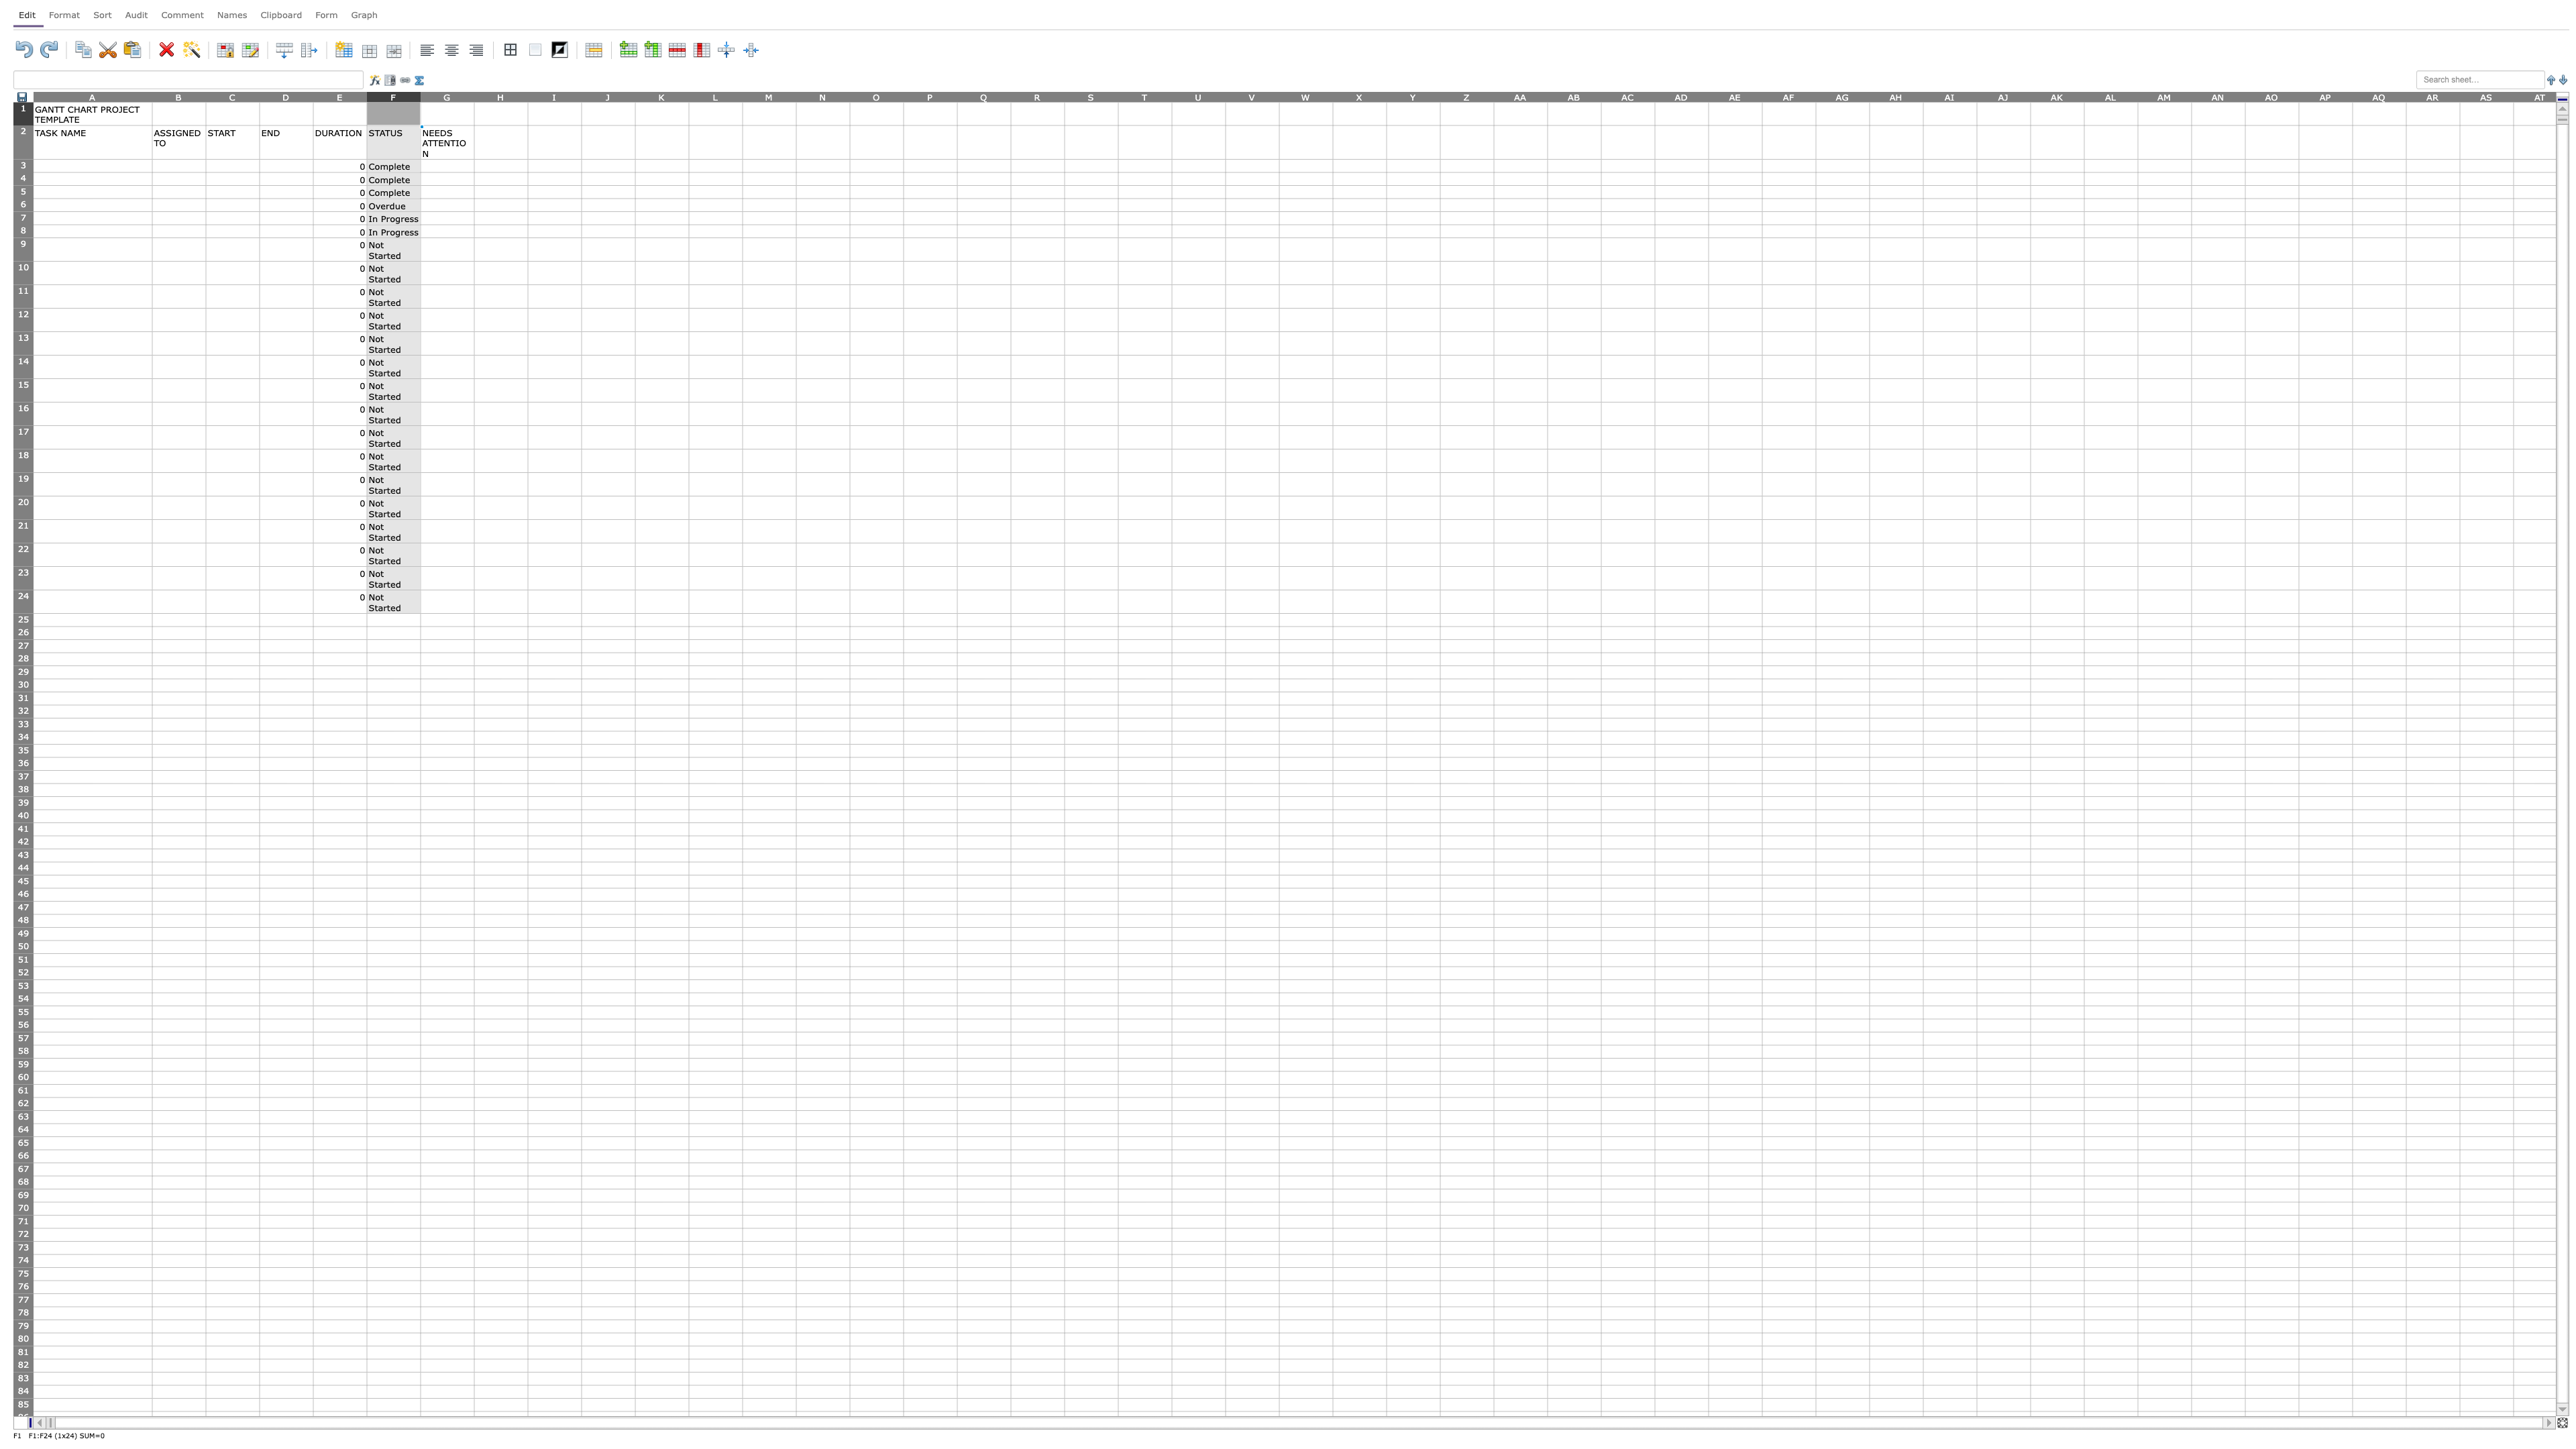  Describe the element at coordinates (527, 95) in the screenshot. I see `the right edge of column H, for next step resizing the column` at that location.